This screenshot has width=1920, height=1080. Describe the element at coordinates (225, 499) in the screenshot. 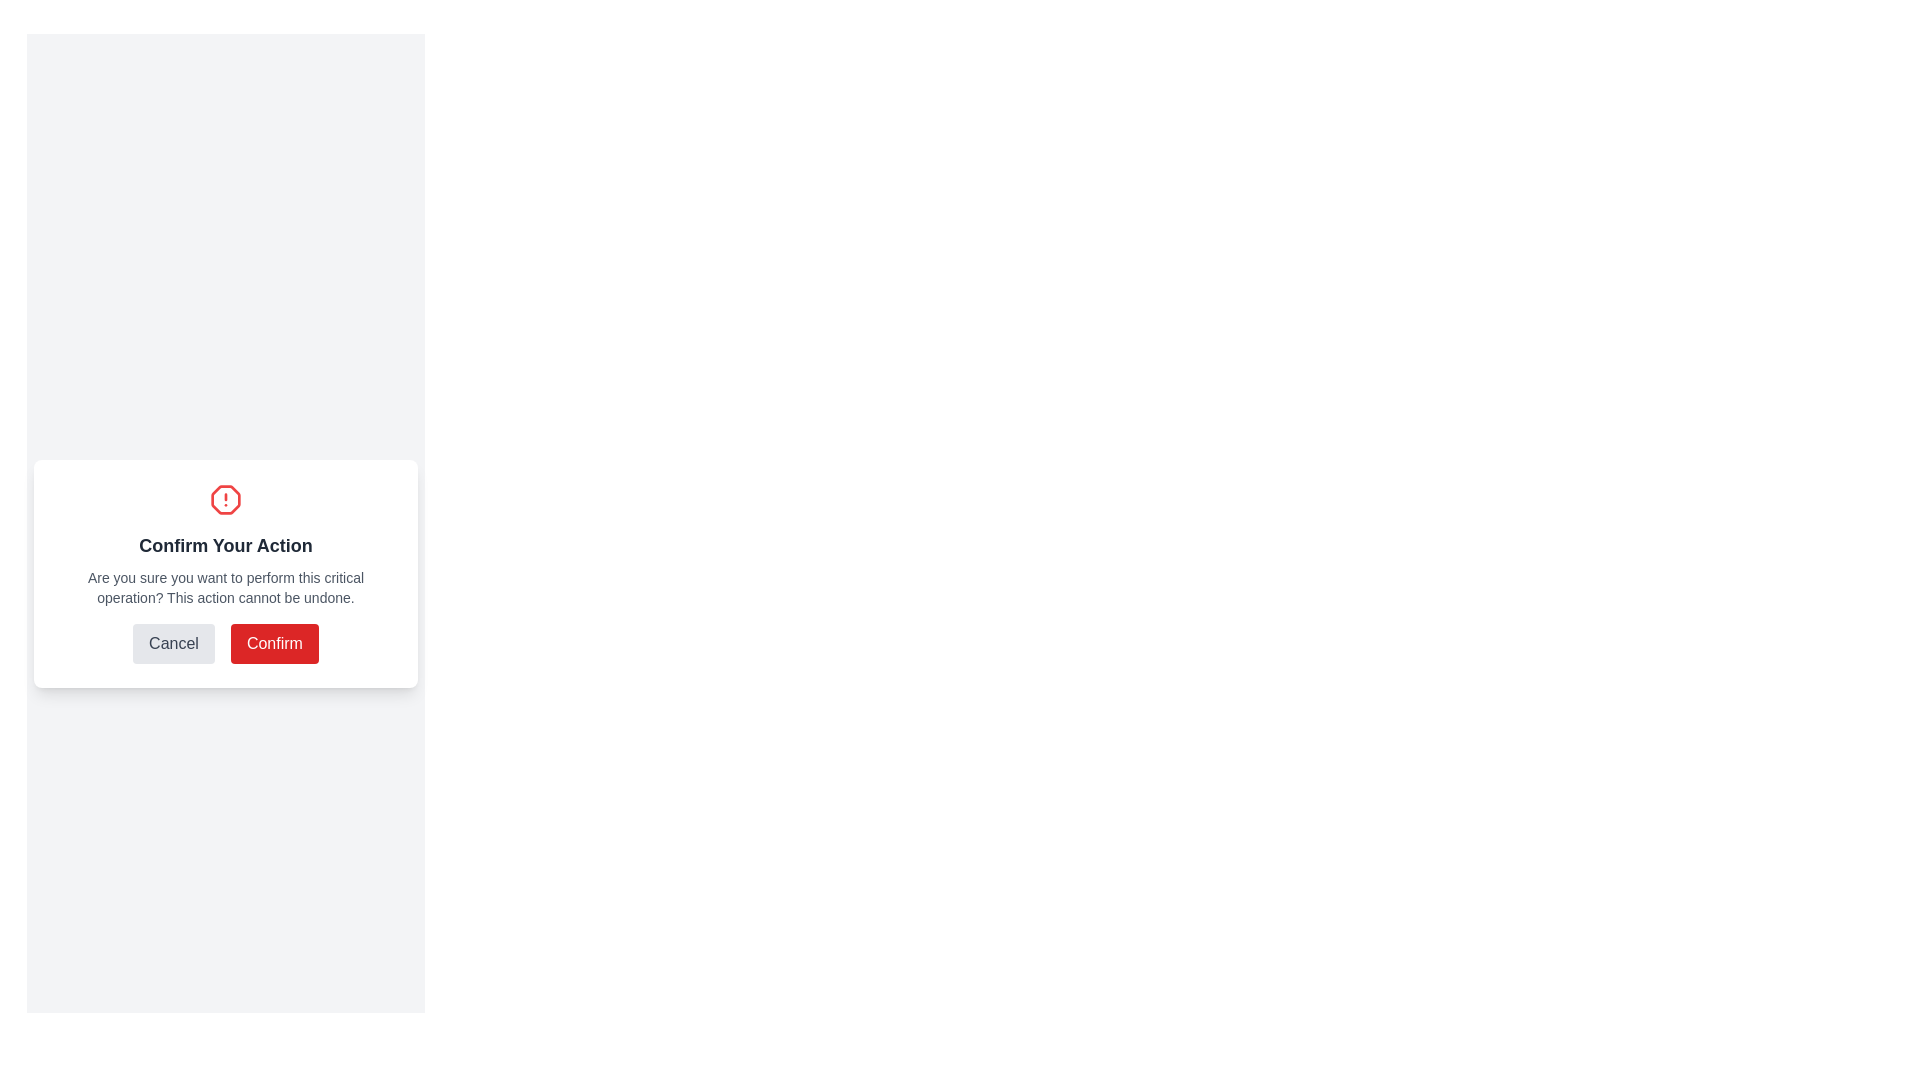

I see `the alert icon located at the top of the modal dialog box, directly above the title 'Confirm Your Action'` at that location.